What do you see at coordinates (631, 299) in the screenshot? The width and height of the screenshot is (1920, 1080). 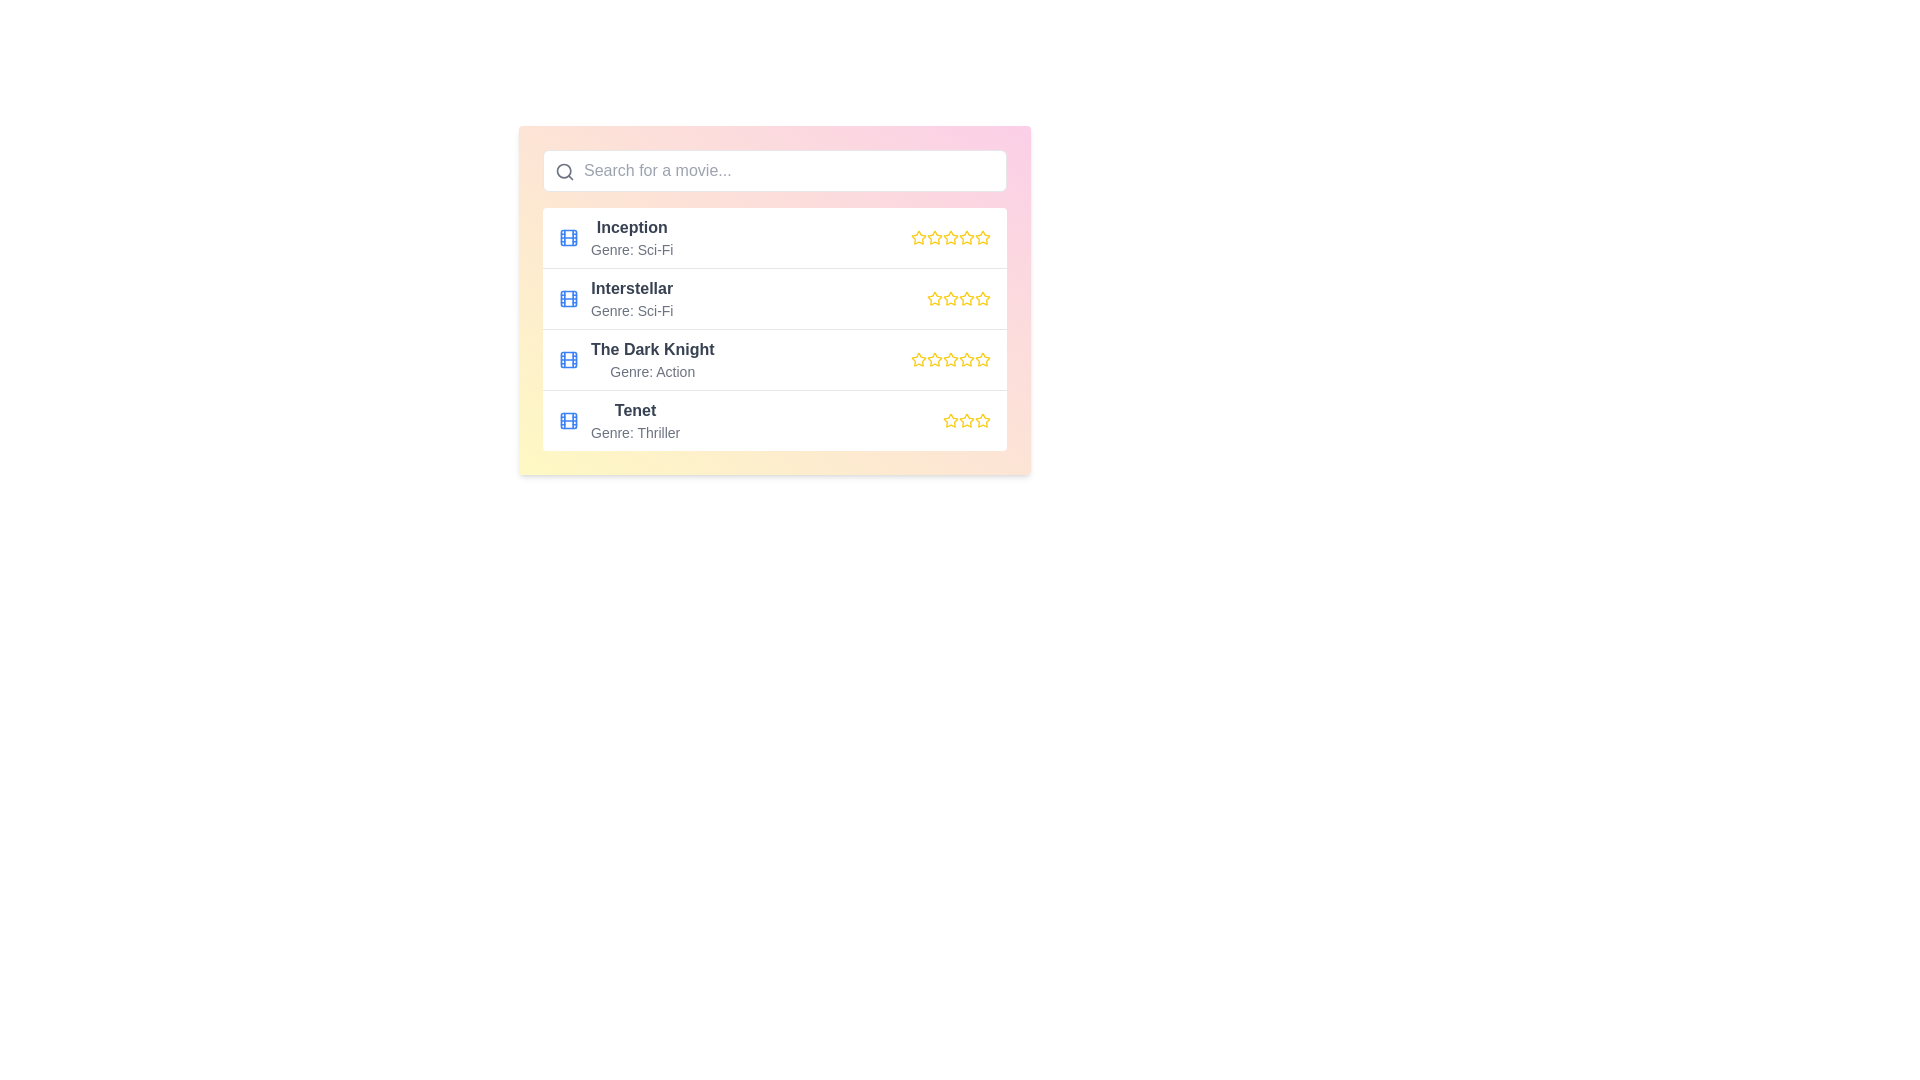 I see `the text label displaying the movie title and genre, which is the second item in the vertical list located below 'Inception: Genre Sci-Fi' and above 'The Dark Knight: Genre Action'` at bounding box center [631, 299].